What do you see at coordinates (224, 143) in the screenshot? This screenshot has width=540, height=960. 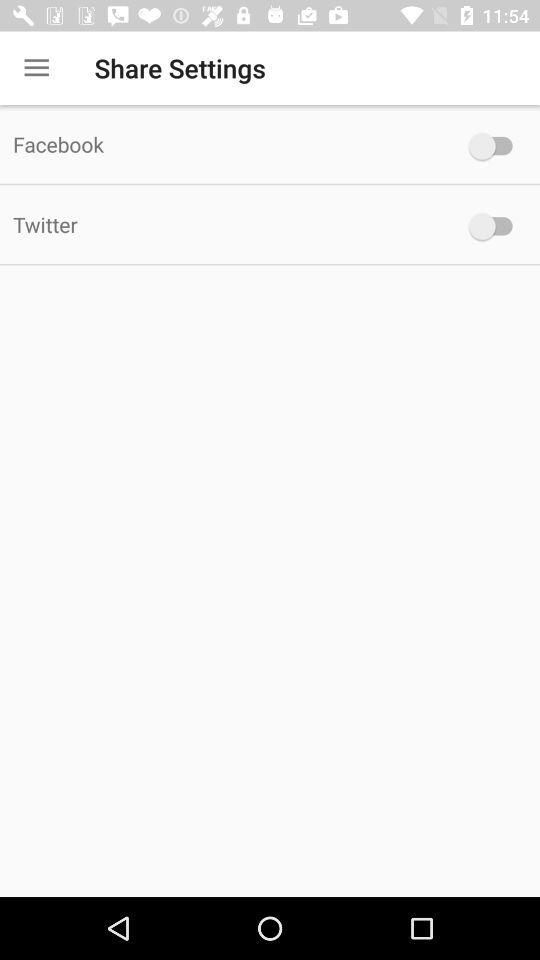 I see `the facebook item` at bounding box center [224, 143].